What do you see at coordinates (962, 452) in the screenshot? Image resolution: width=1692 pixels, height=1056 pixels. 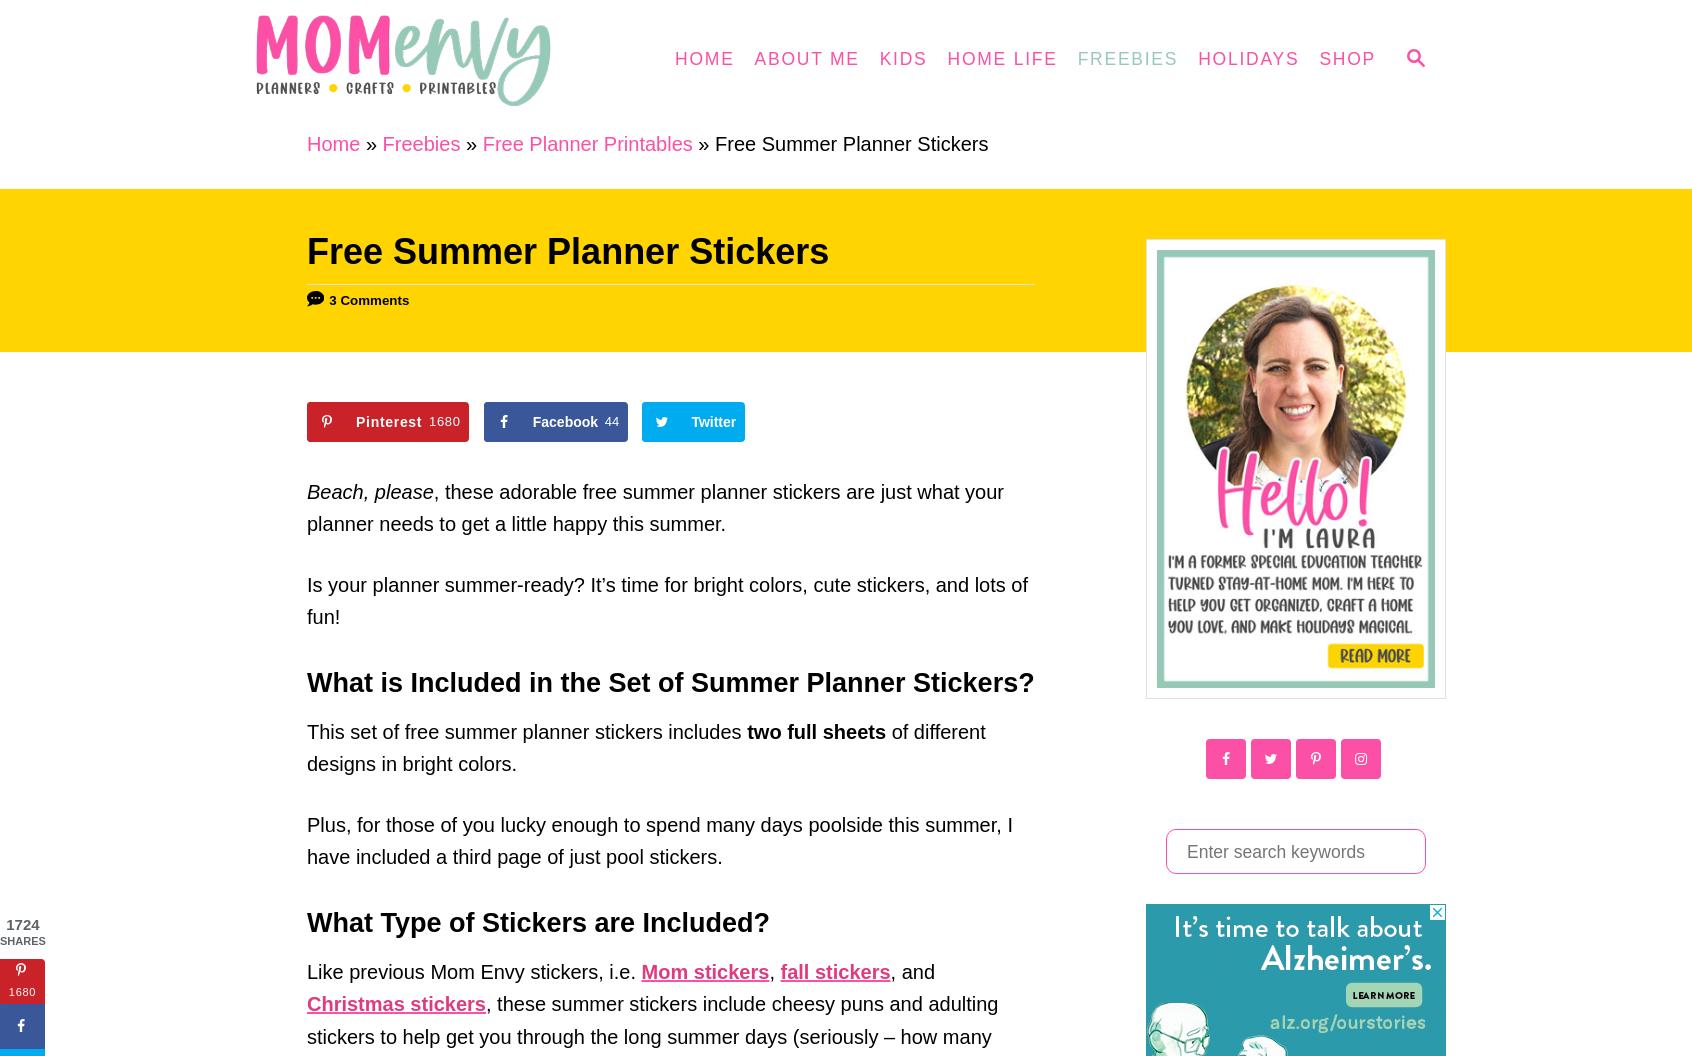 I see `'Tags and Cards'` at bounding box center [962, 452].